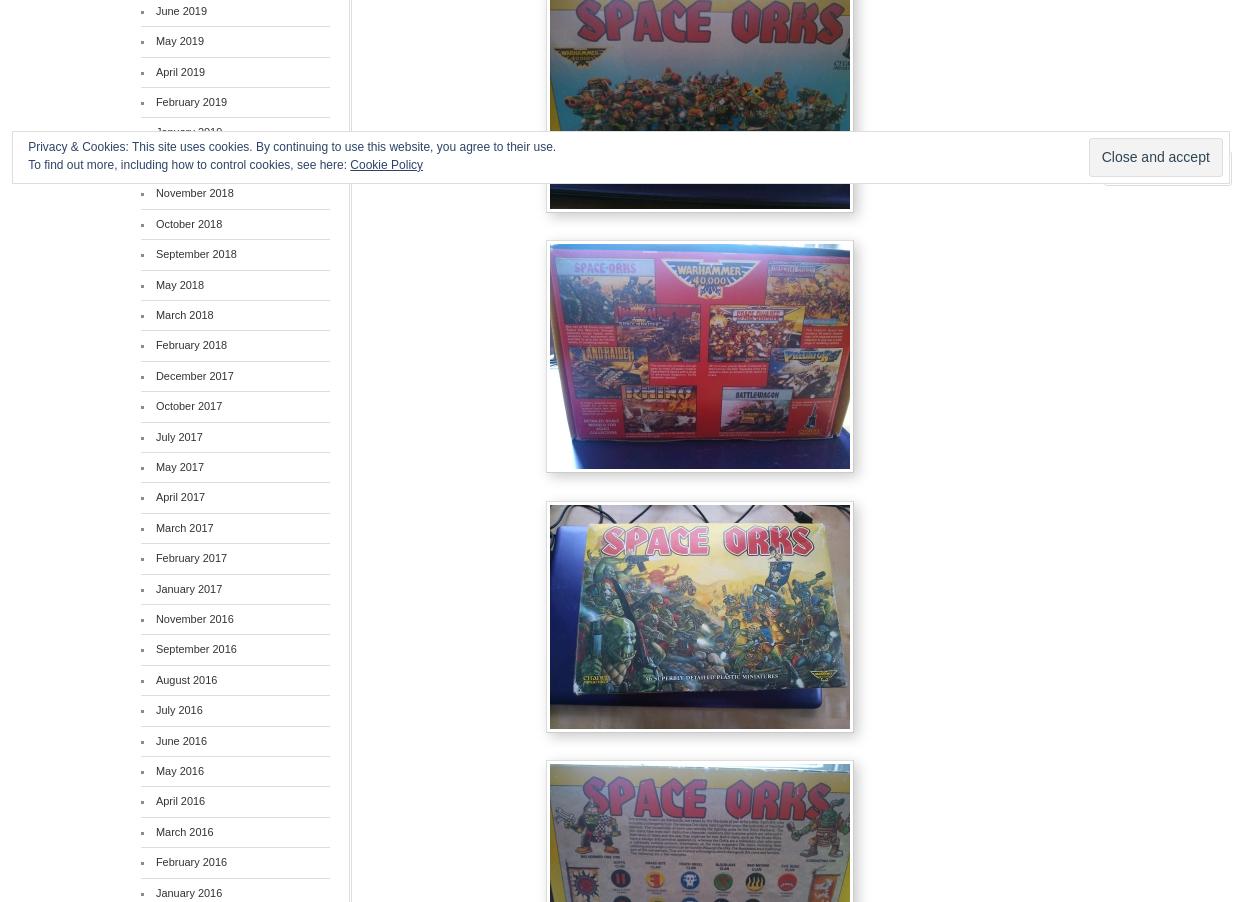 The image size is (1242, 902). I want to click on 'March 2017', so click(154, 527).